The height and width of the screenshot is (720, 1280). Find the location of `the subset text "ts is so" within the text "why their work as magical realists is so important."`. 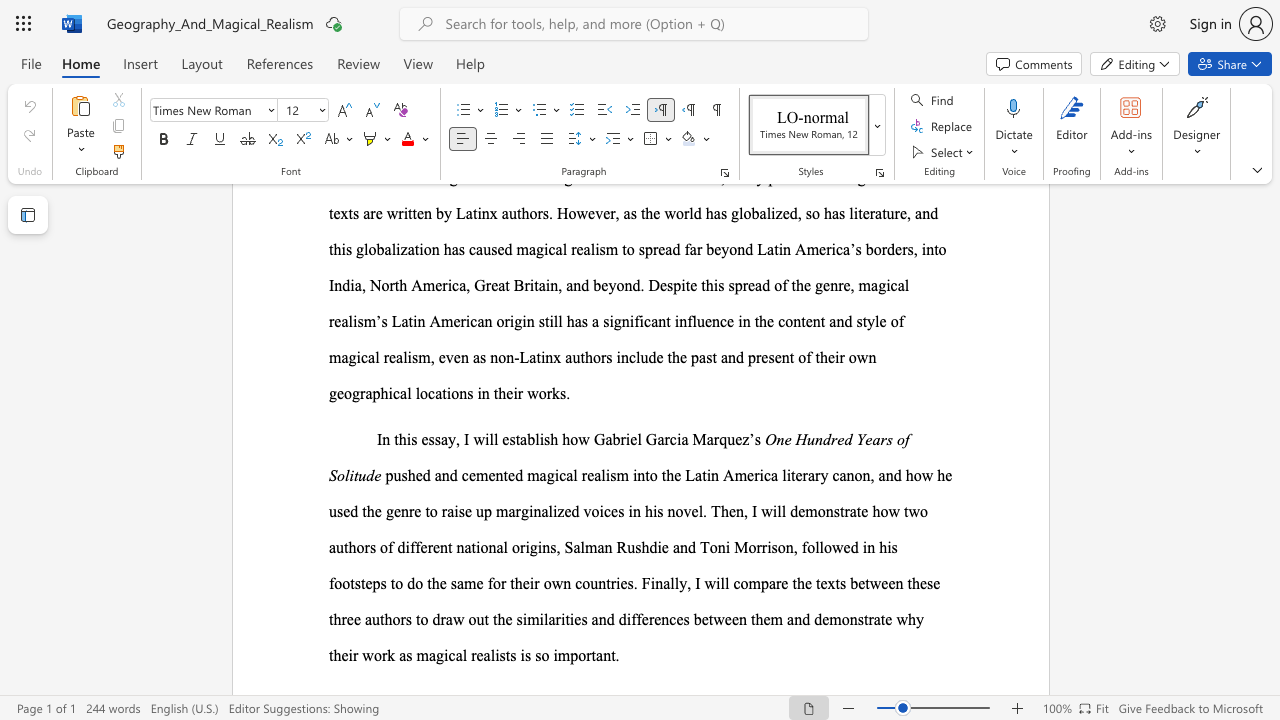

the subset text "ts is so" within the text "why their work as magical realists is so important." is located at coordinates (505, 655).